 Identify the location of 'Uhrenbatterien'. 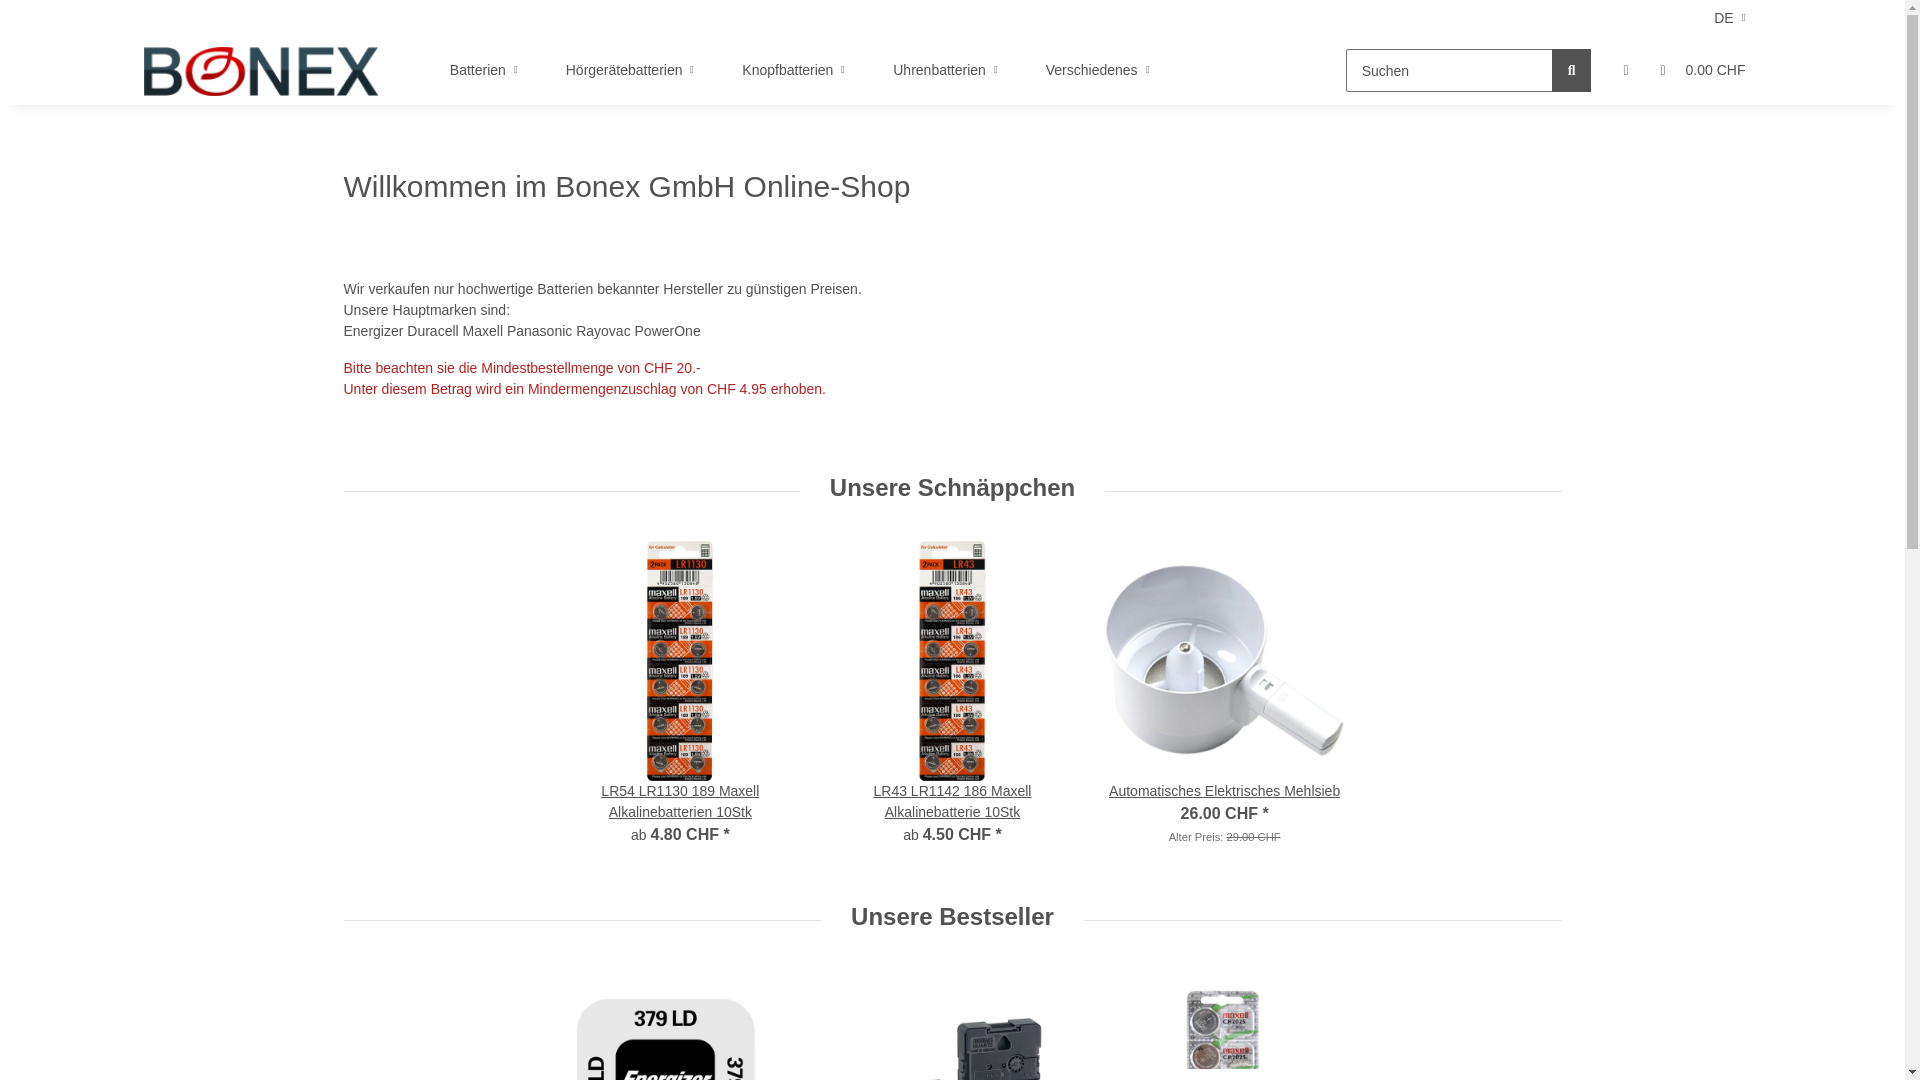
(944, 69).